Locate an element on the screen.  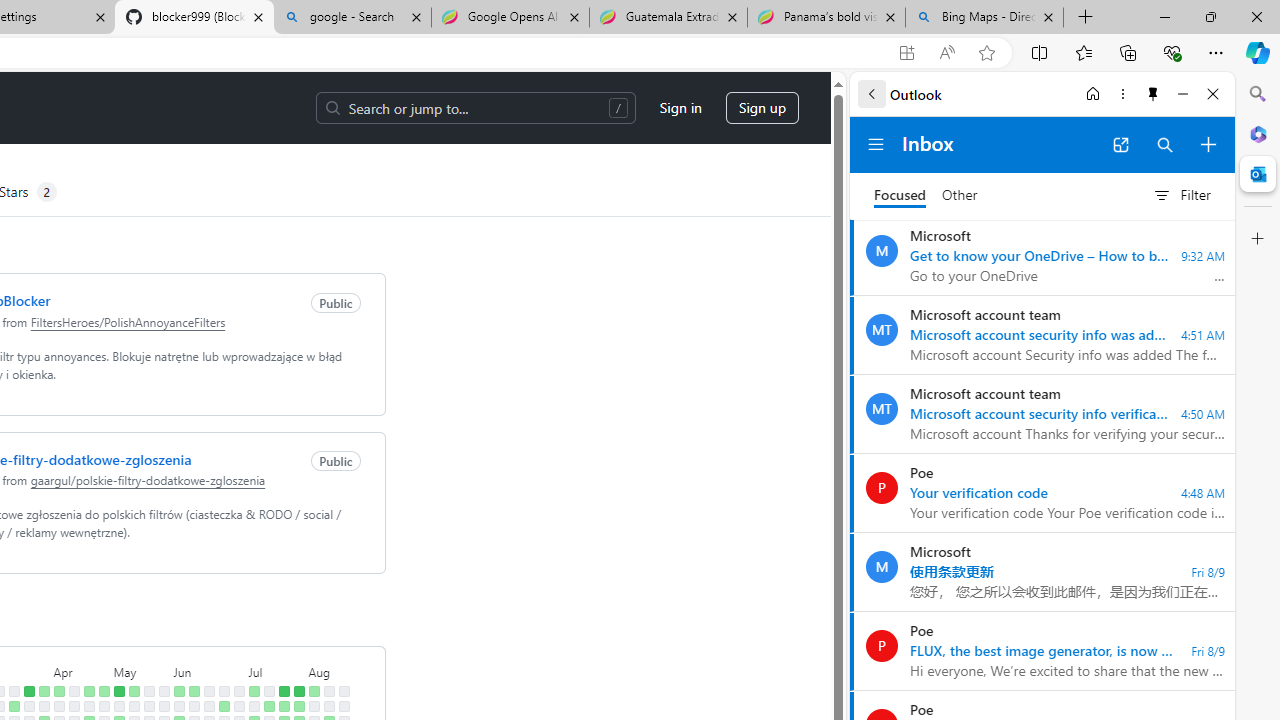
'No contributions on March 17th.' is located at coordinates (14, 690).